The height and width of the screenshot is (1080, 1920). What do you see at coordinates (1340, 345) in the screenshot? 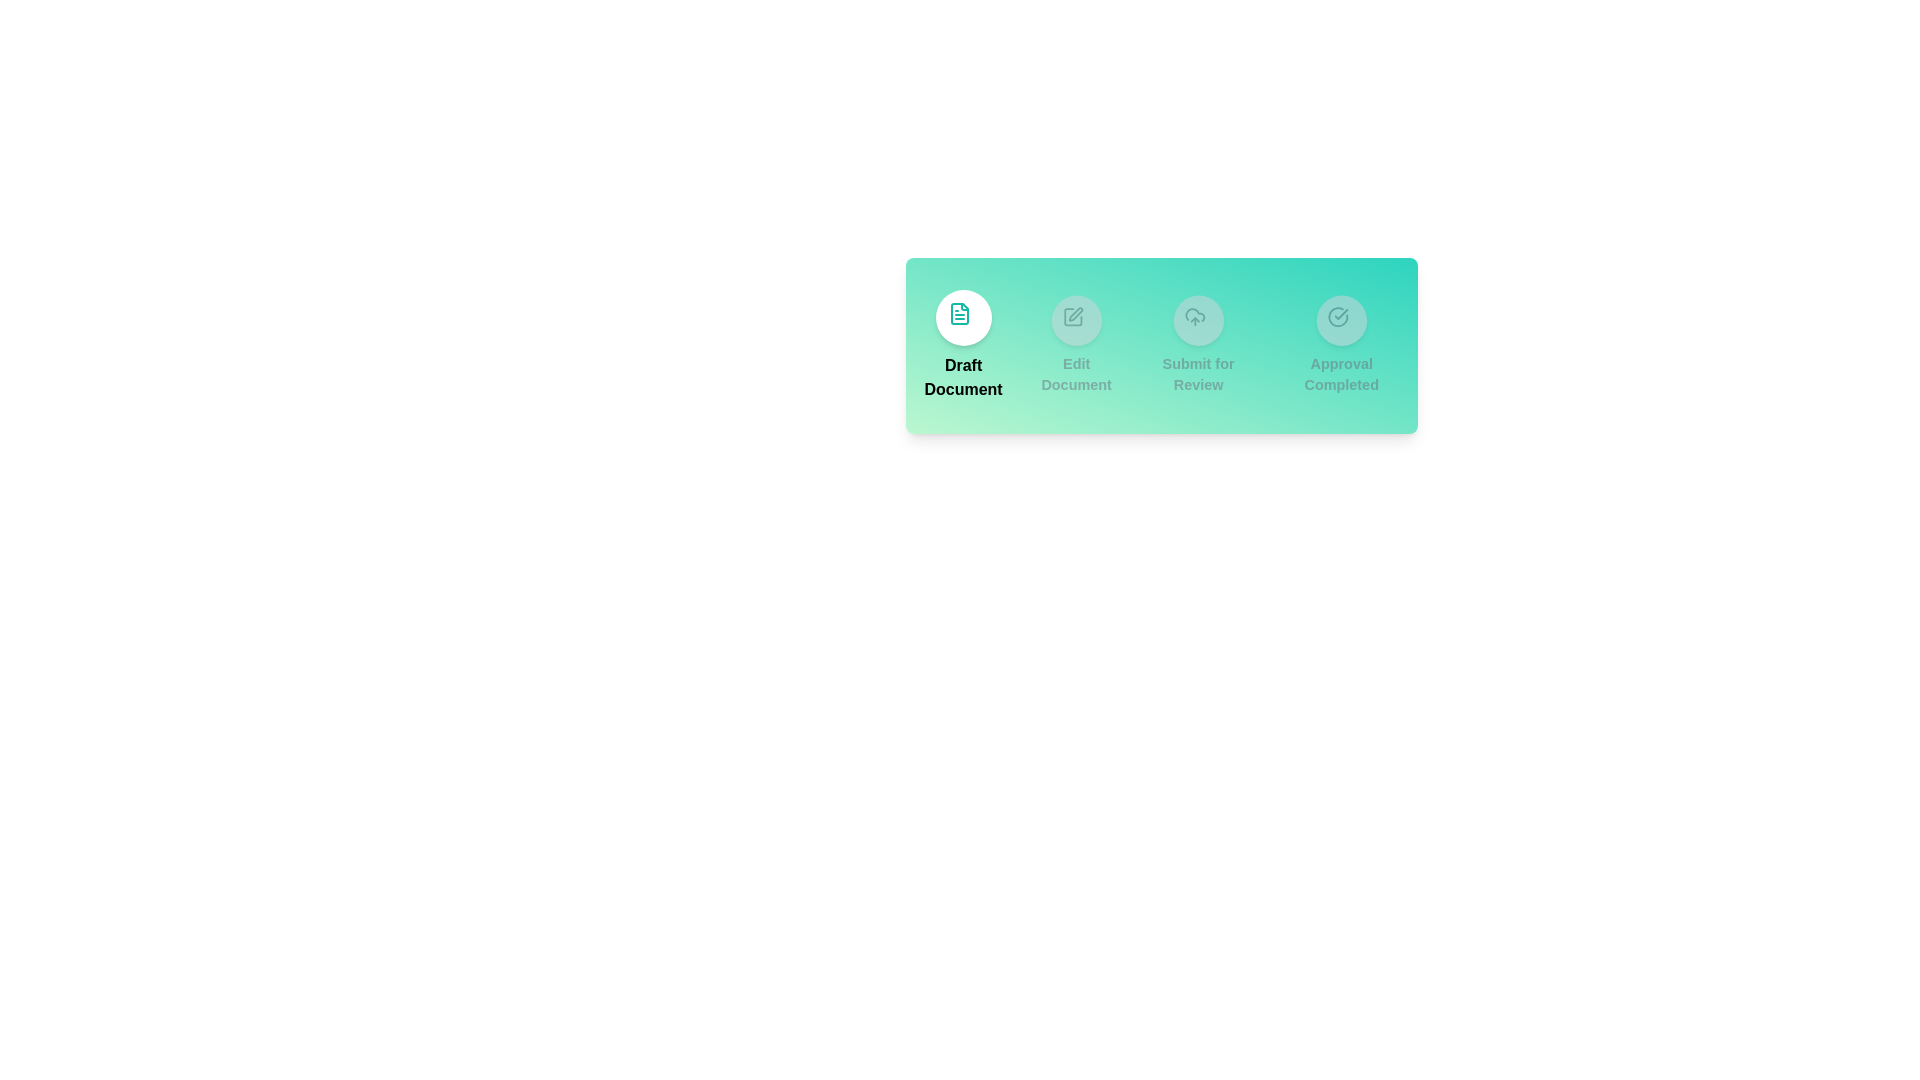
I see `the step corresponding to Approval Completed` at bounding box center [1340, 345].